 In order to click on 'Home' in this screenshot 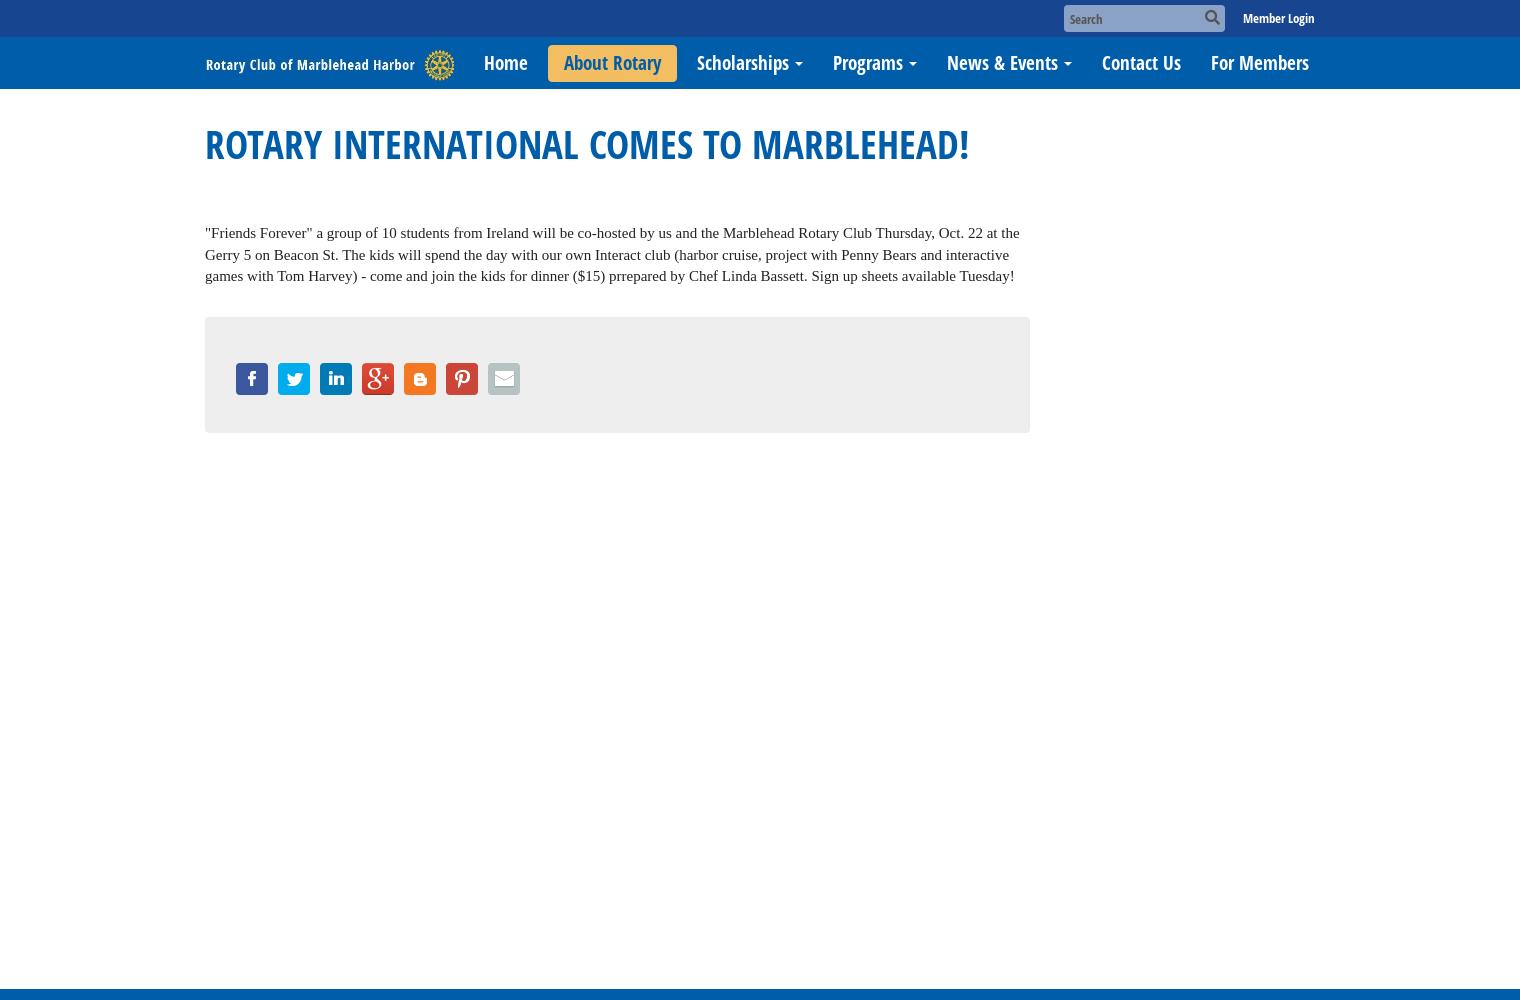, I will do `click(506, 62)`.